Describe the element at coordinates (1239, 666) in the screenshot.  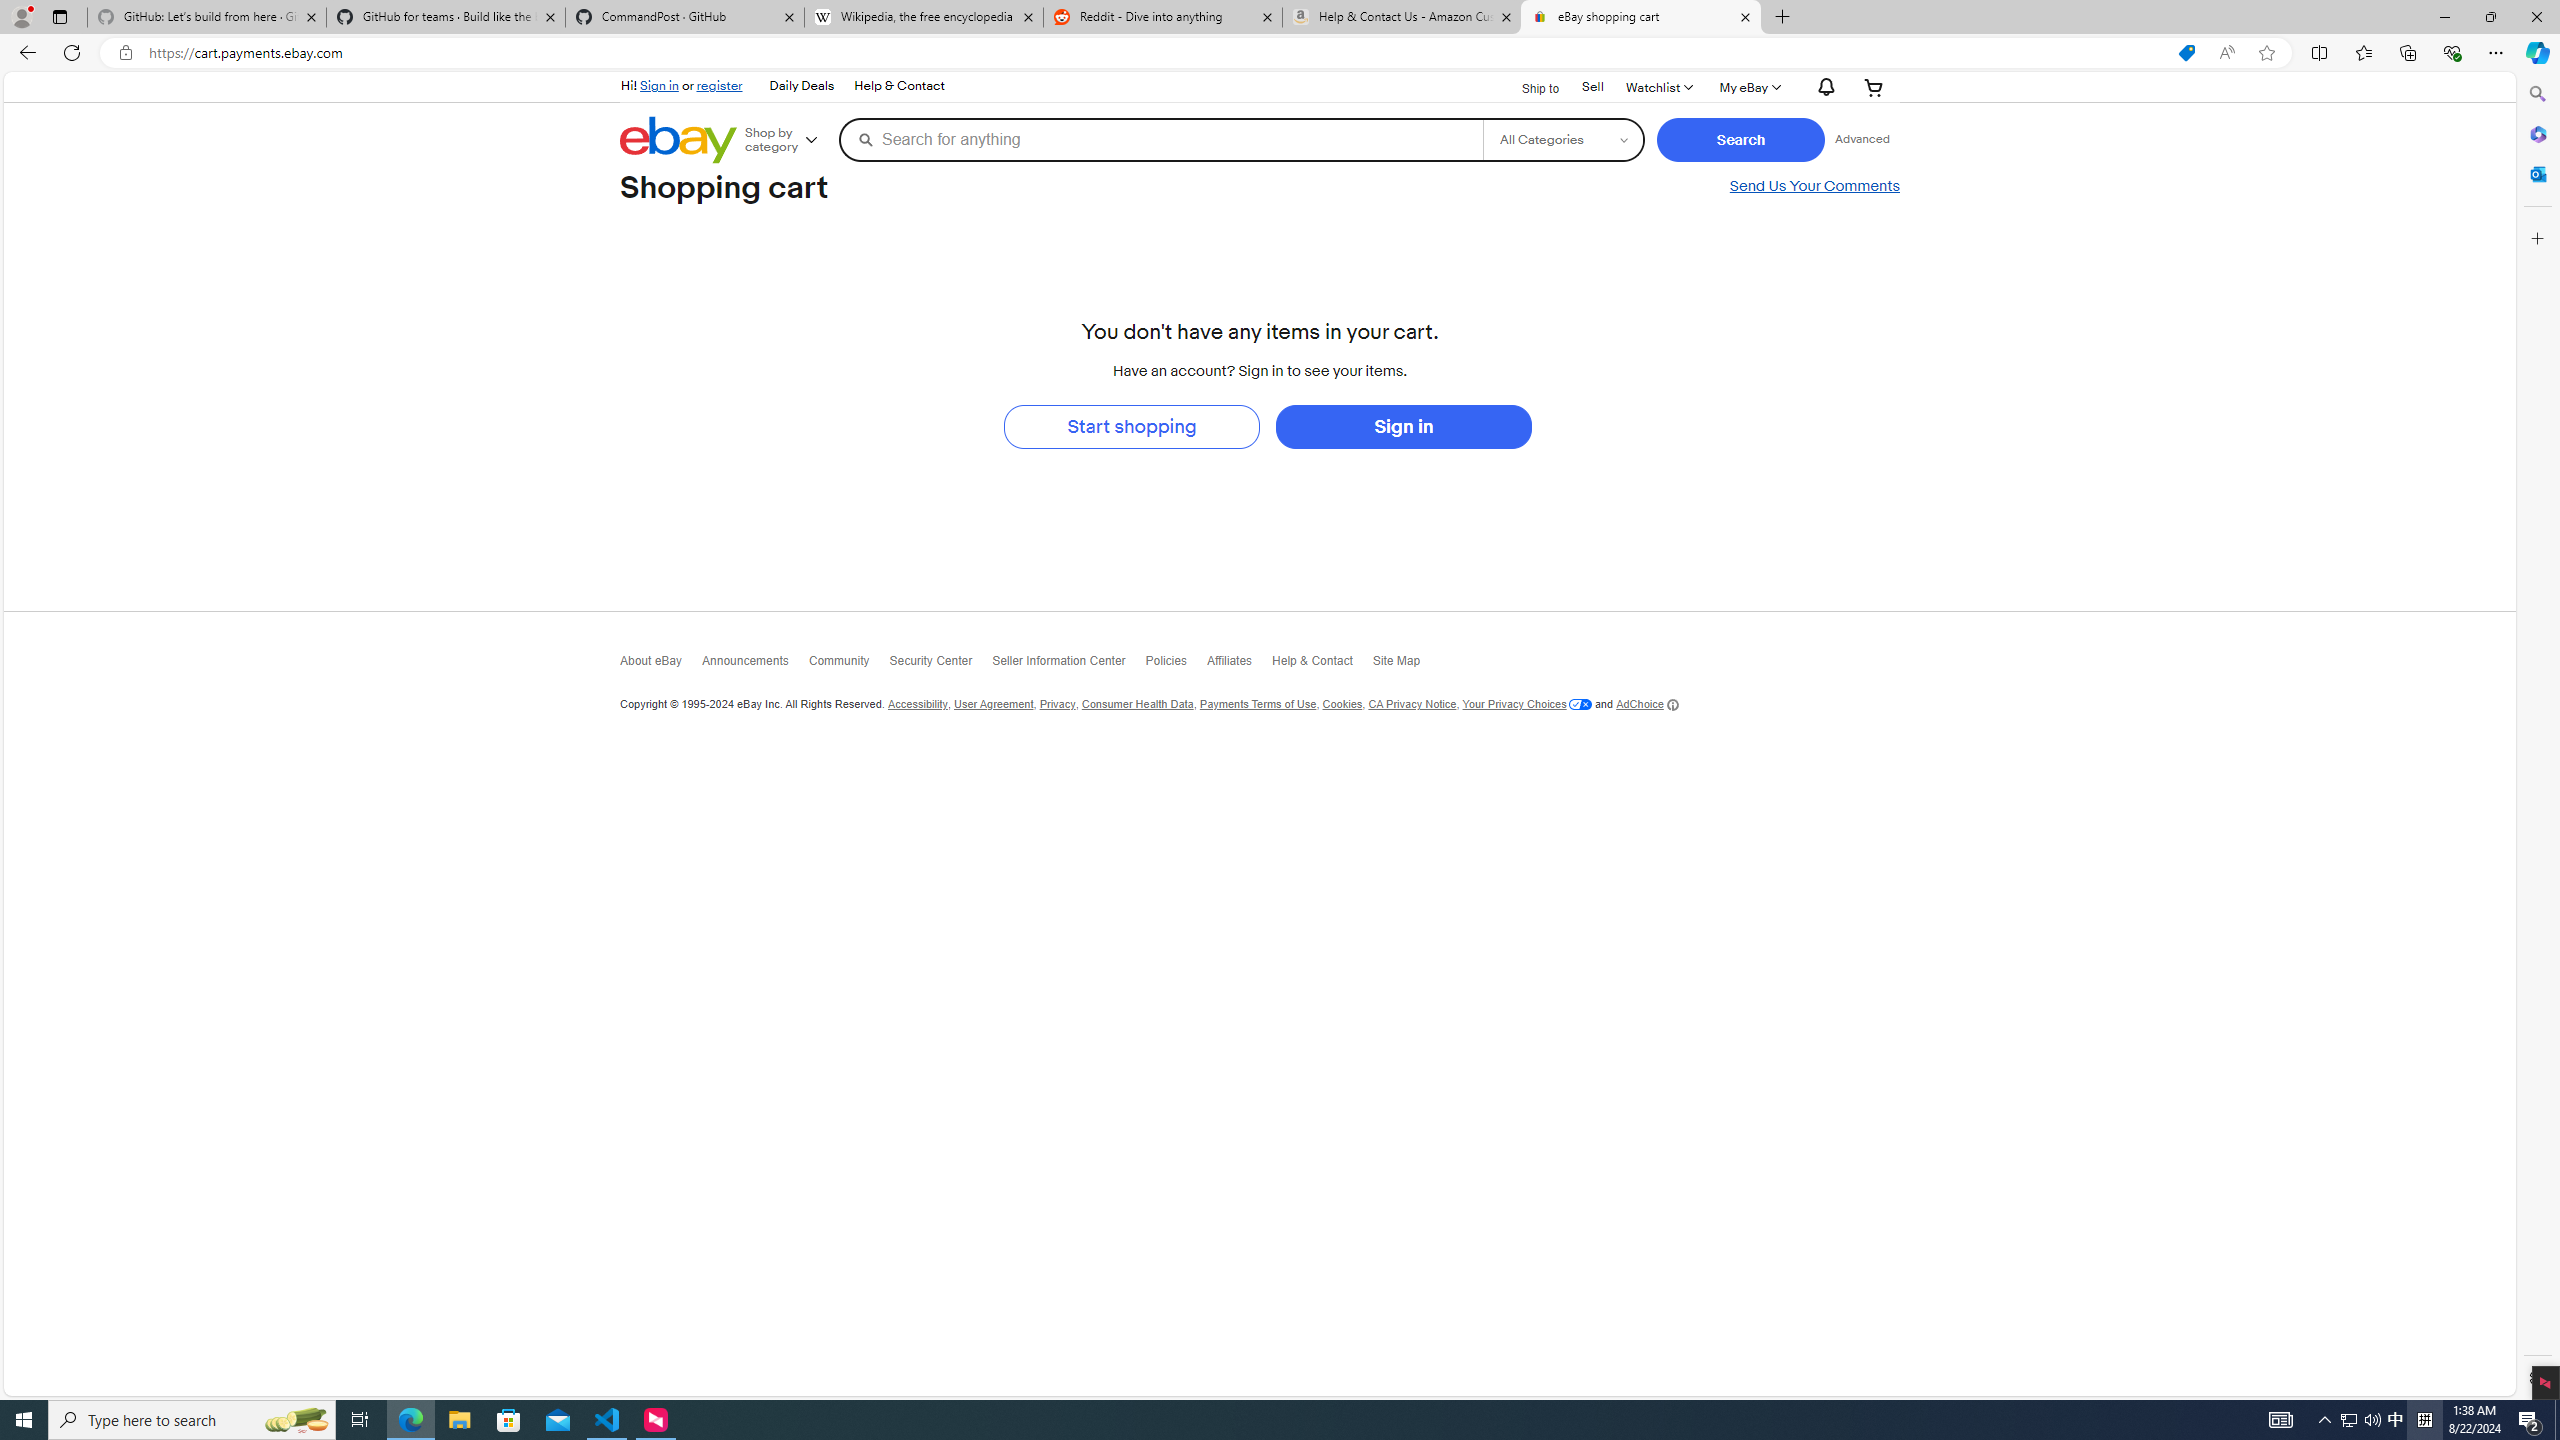
I see `'Affiliates'` at that location.